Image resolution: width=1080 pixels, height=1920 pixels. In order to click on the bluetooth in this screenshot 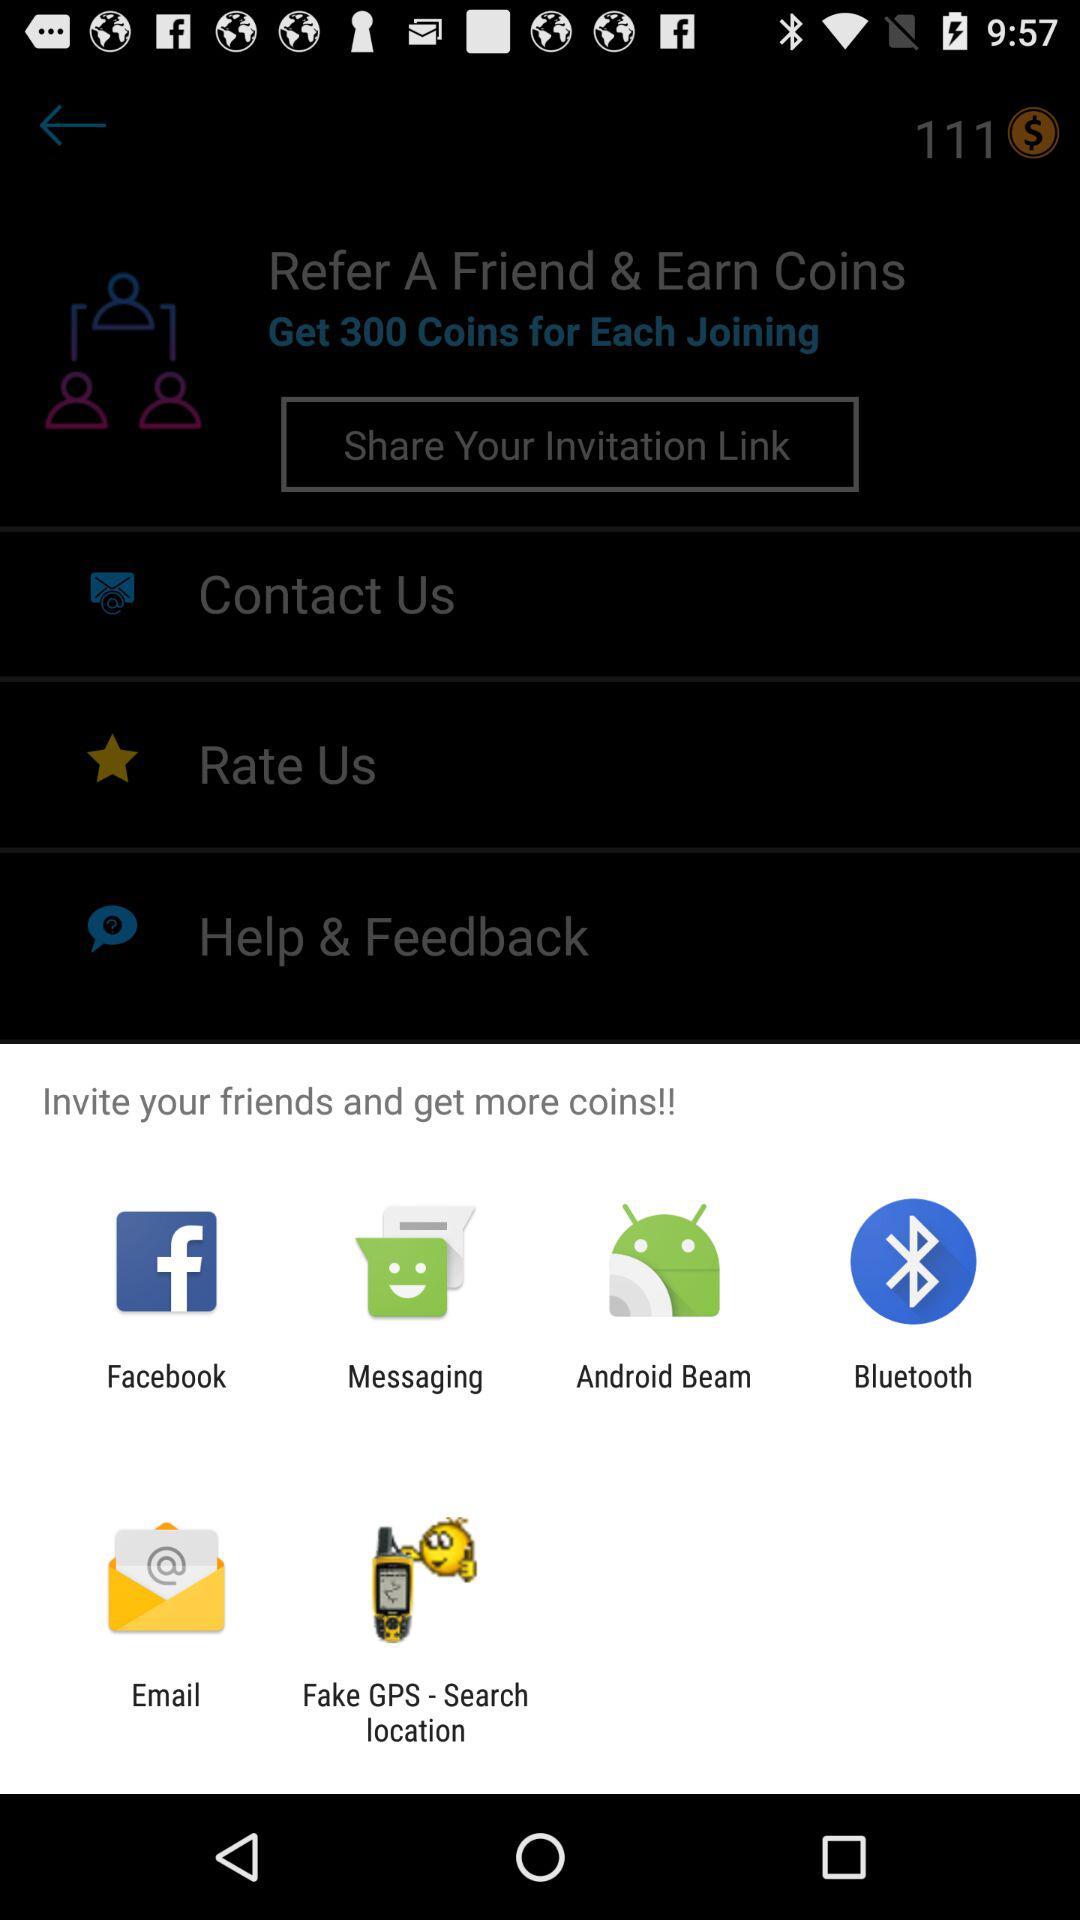, I will do `click(913, 1392)`.